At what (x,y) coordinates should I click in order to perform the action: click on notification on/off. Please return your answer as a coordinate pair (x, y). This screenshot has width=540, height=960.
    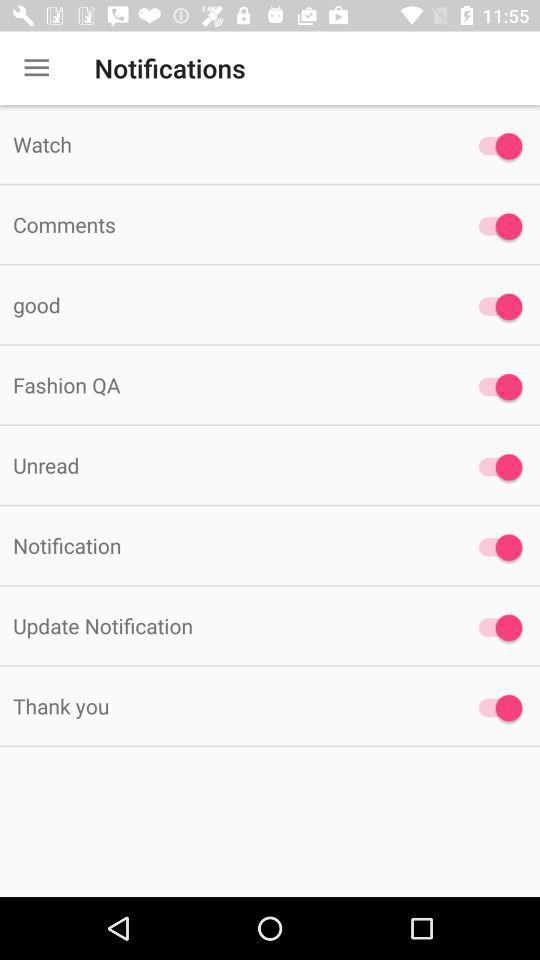
    Looking at the image, I should click on (494, 547).